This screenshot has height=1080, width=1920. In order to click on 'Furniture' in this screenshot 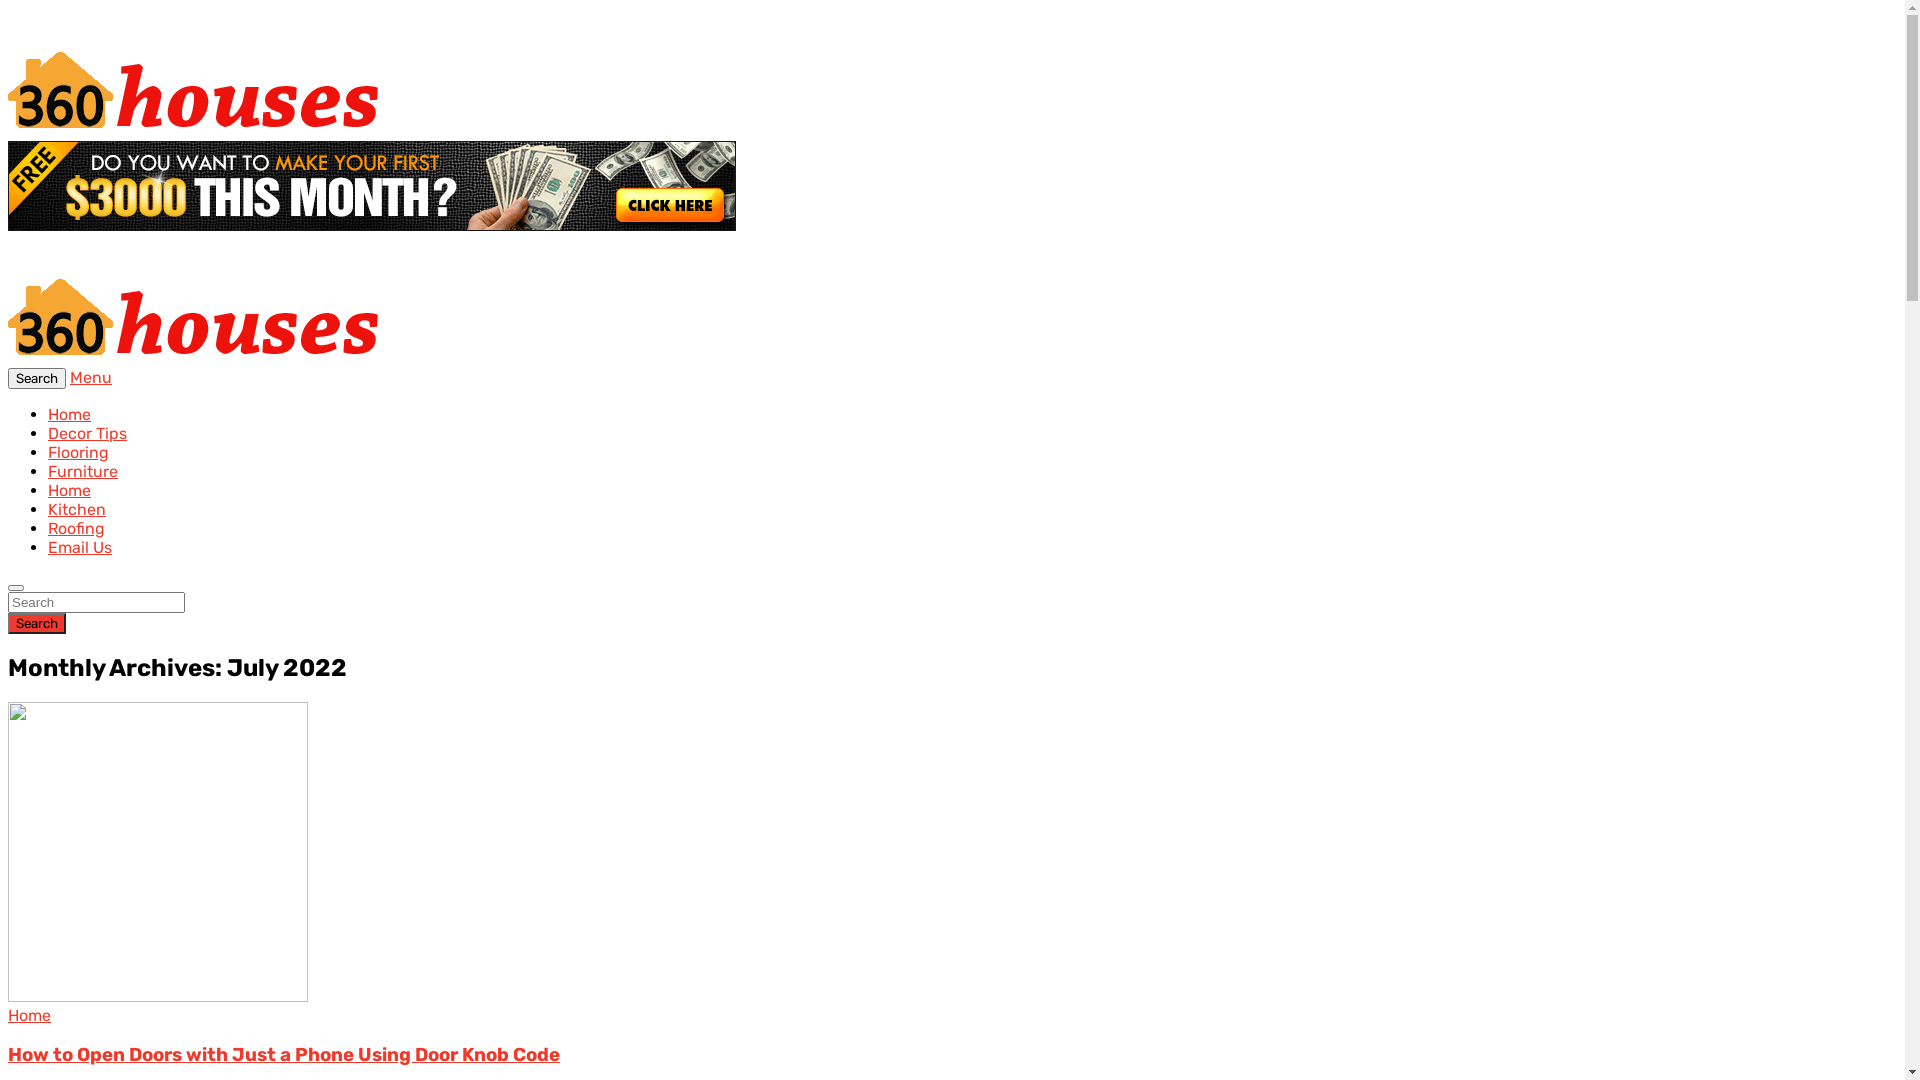, I will do `click(81, 471)`.